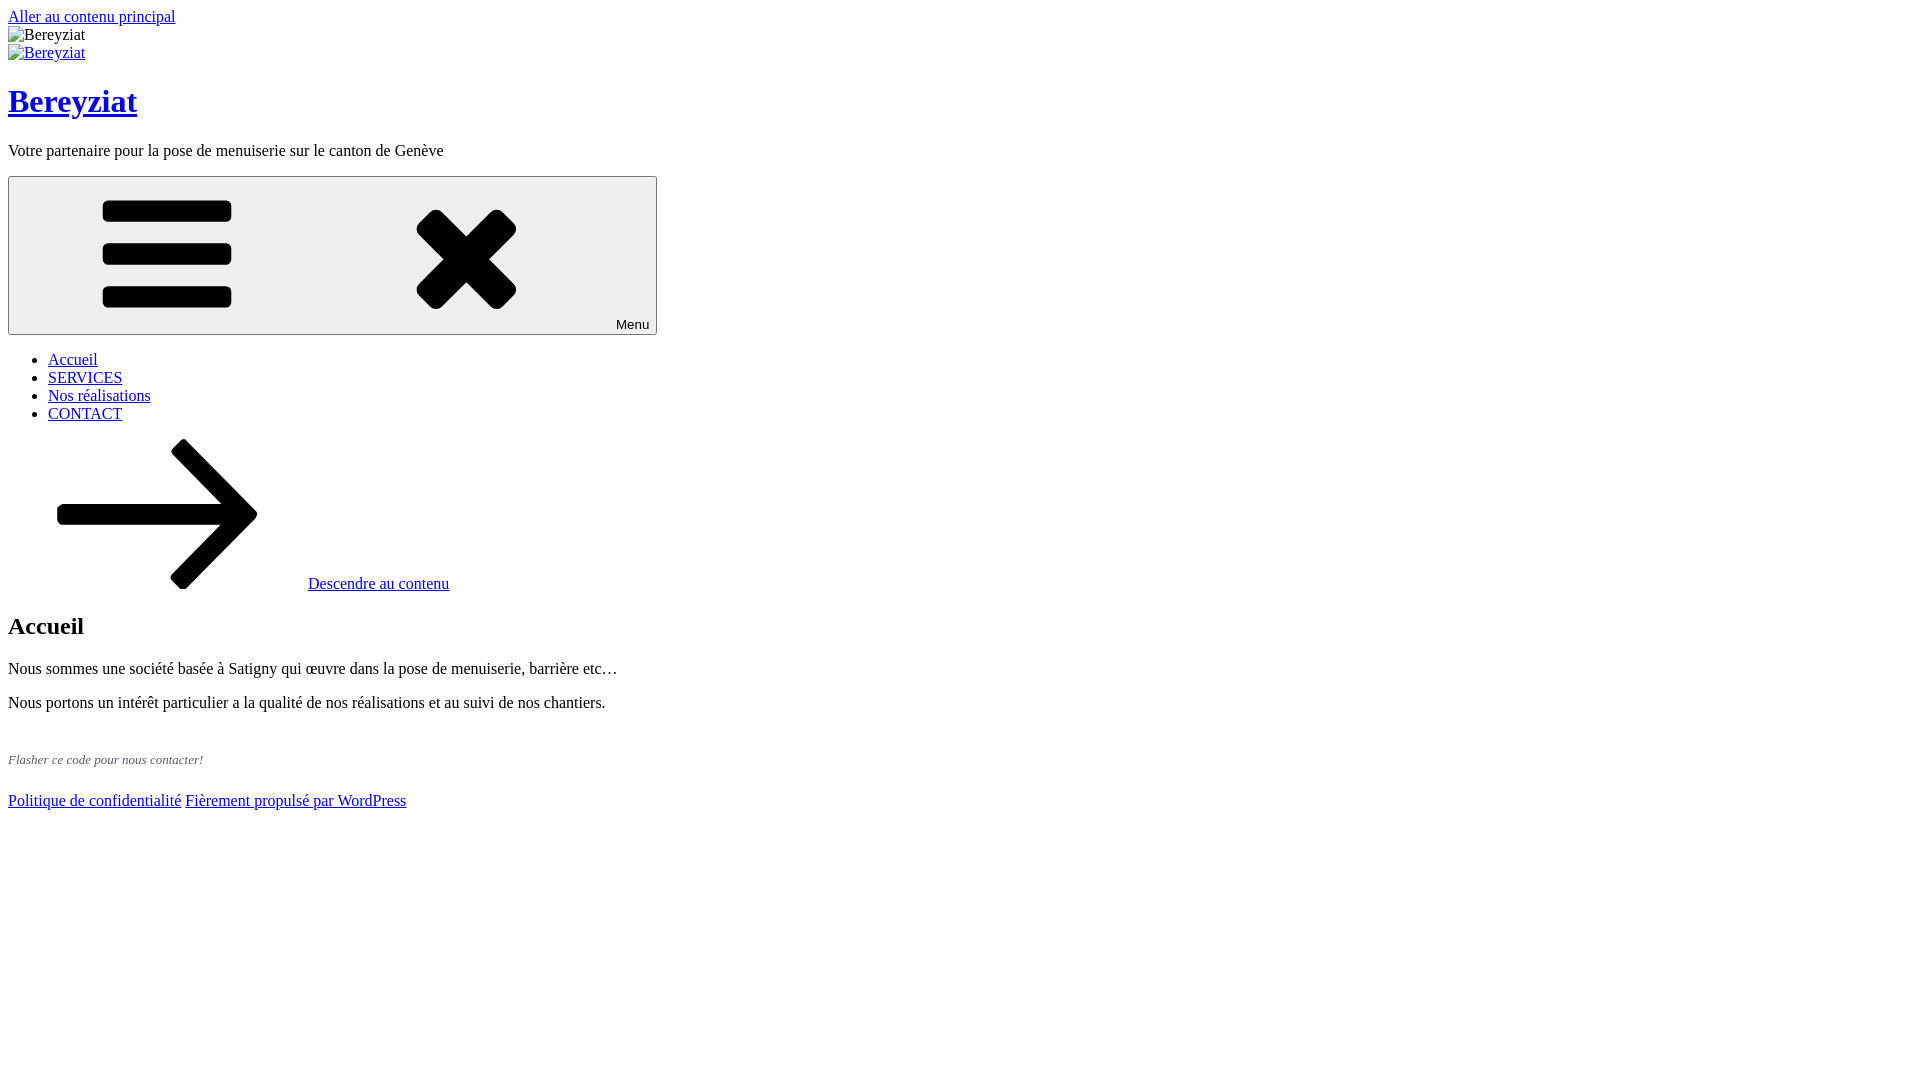 Image resolution: width=1920 pixels, height=1080 pixels. What do you see at coordinates (72, 358) in the screenshot?
I see `'Accueil'` at bounding box center [72, 358].